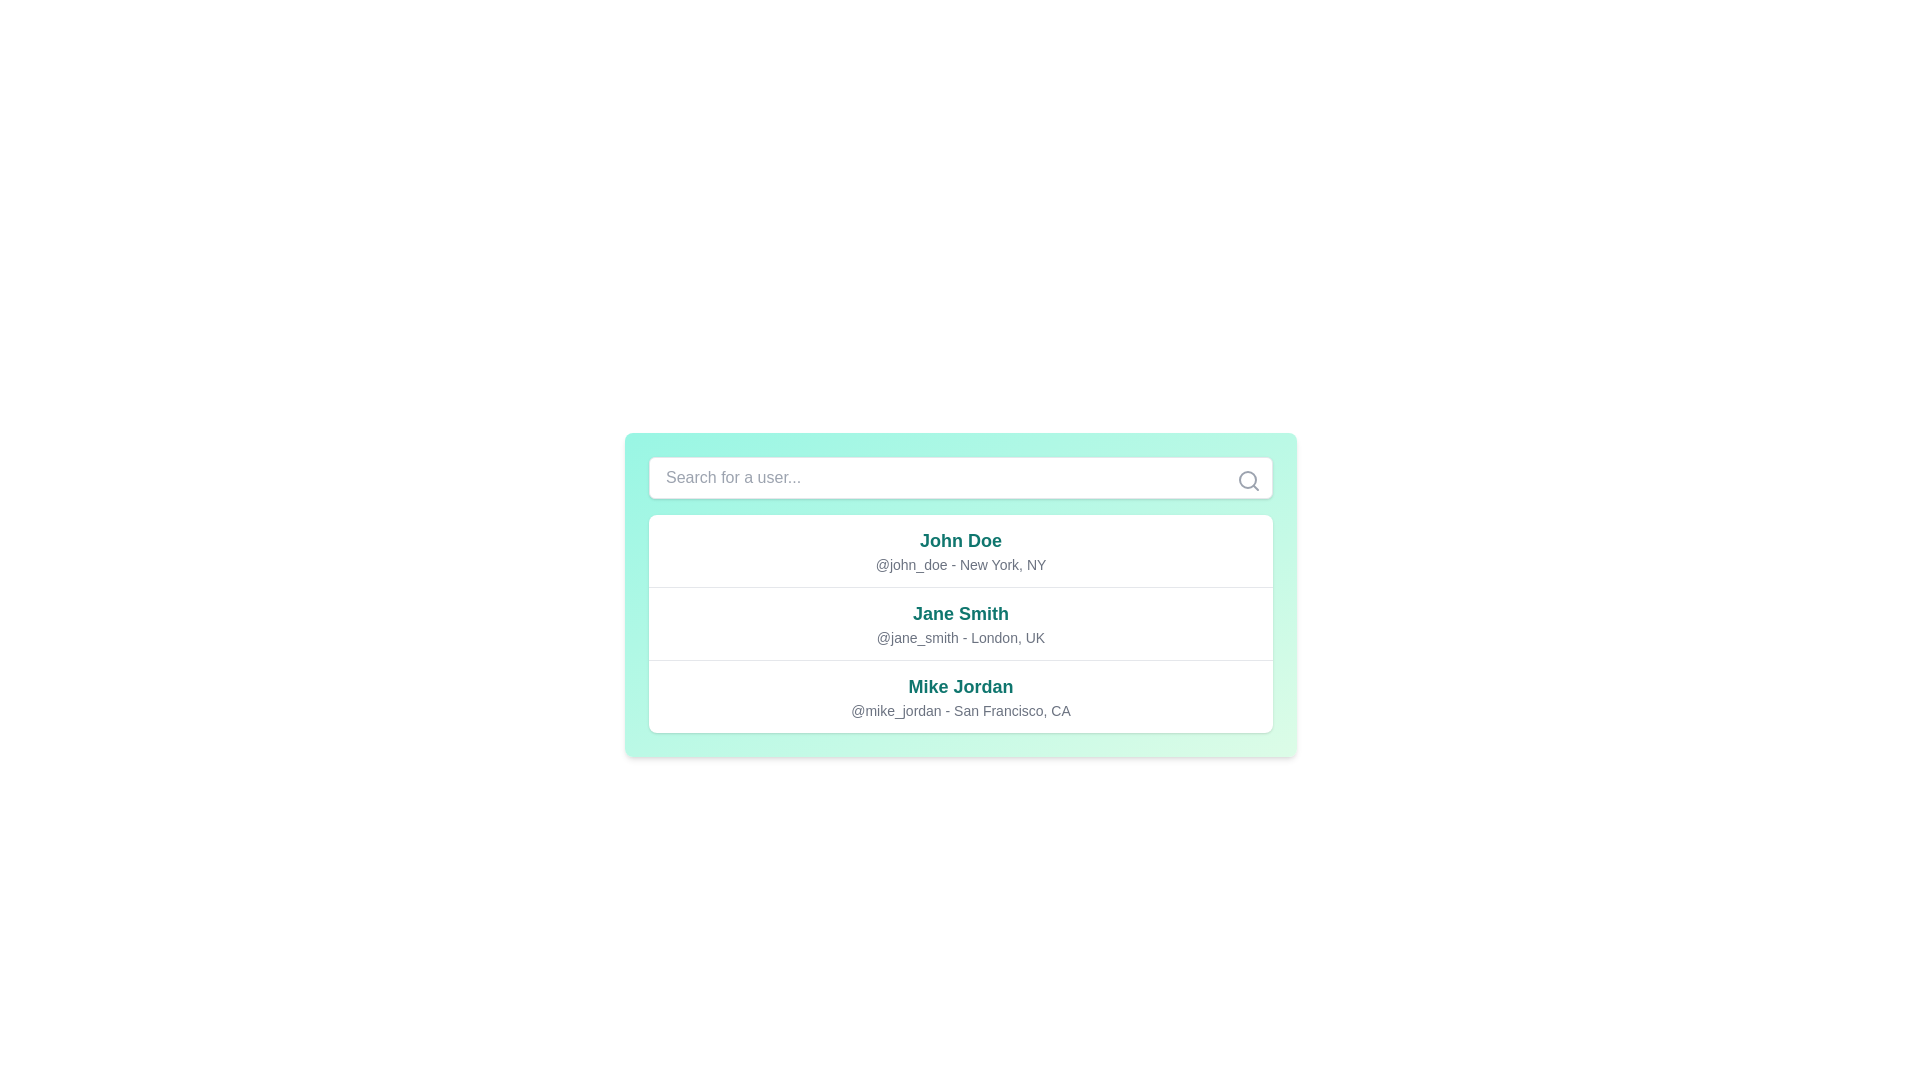  Describe the element at coordinates (960, 564) in the screenshot. I see `the text label displaying the username and location, which is positioned under the bold name 'John Doe' within a profile card` at that location.